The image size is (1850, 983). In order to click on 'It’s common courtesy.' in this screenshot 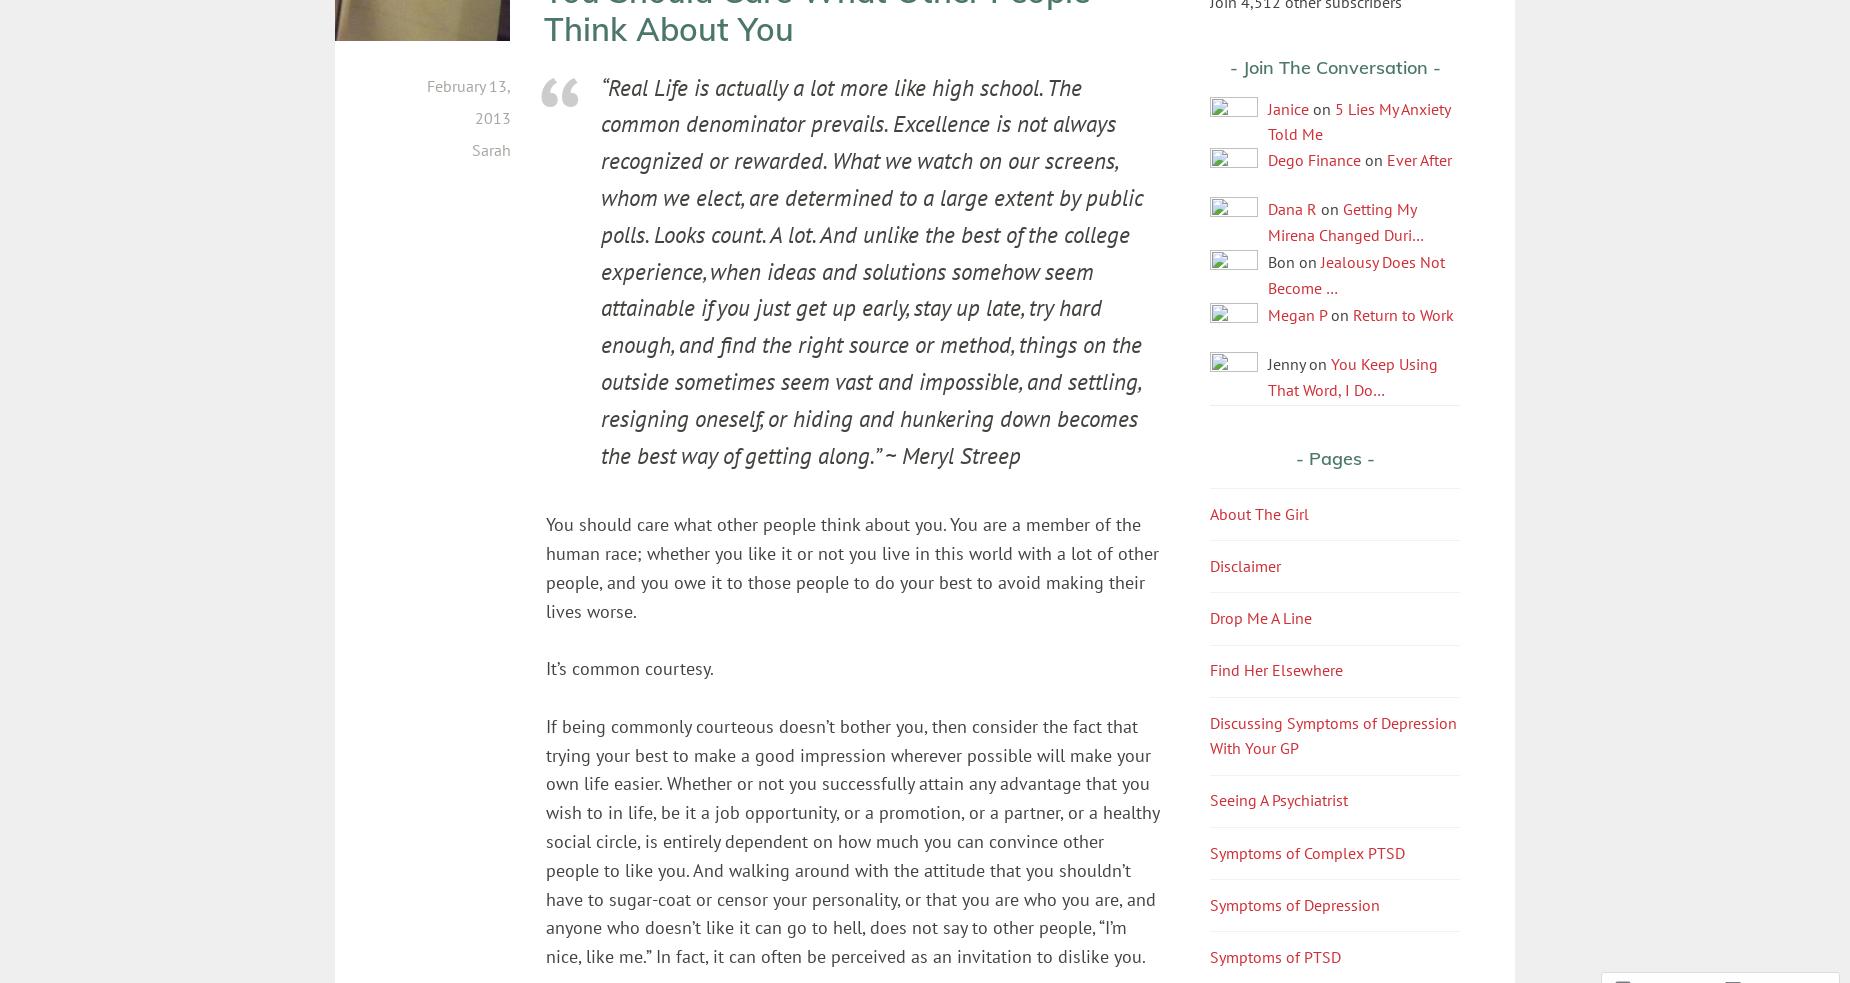, I will do `click(629, 667)`.